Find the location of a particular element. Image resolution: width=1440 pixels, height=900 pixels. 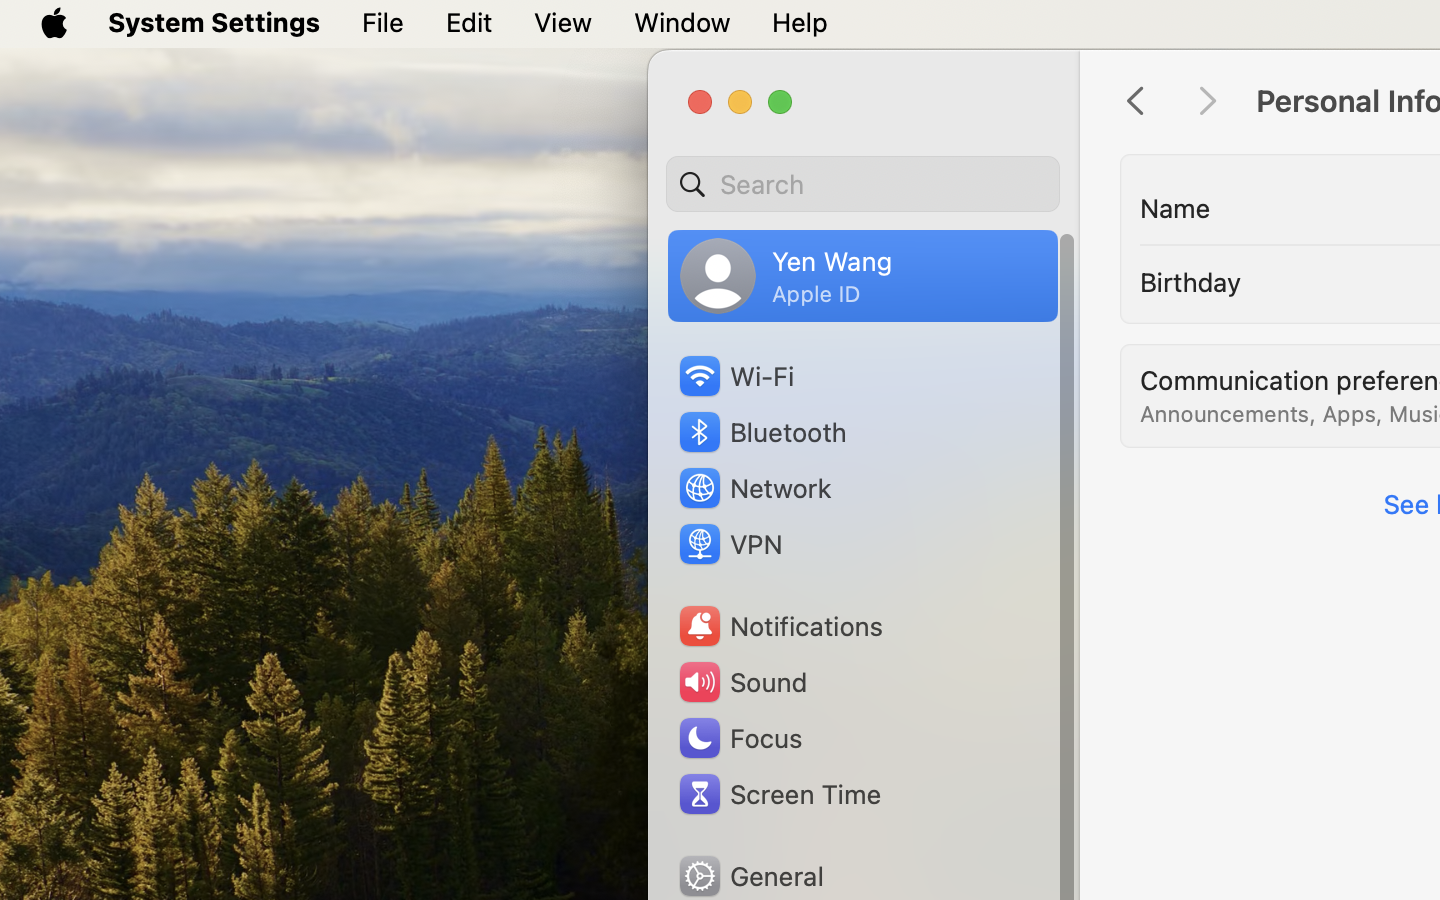

'General' is located at coordinates (748, 875).